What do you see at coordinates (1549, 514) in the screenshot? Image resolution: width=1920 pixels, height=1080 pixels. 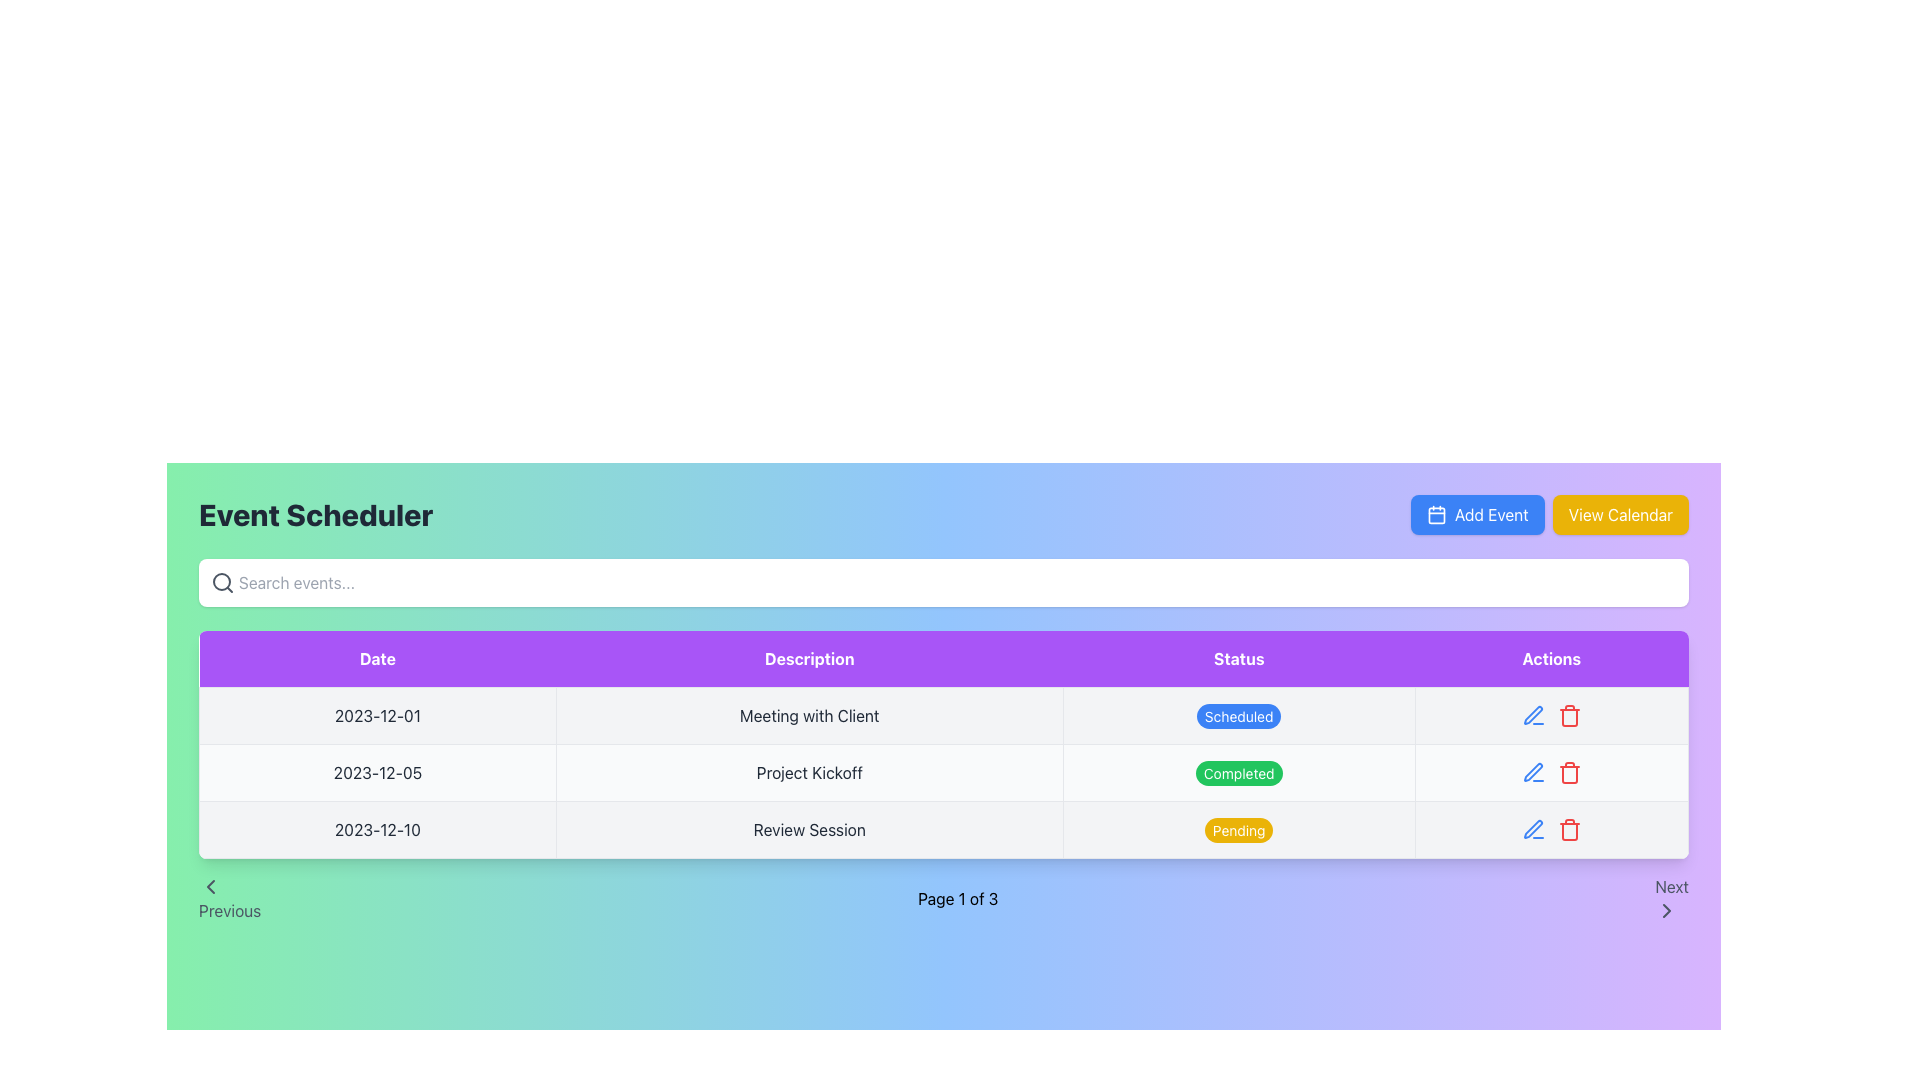 I see `the 'View Calendar' button in the Button Group located at the top right section of the Event Scheduler interface` at bounding box center [1549, 514].